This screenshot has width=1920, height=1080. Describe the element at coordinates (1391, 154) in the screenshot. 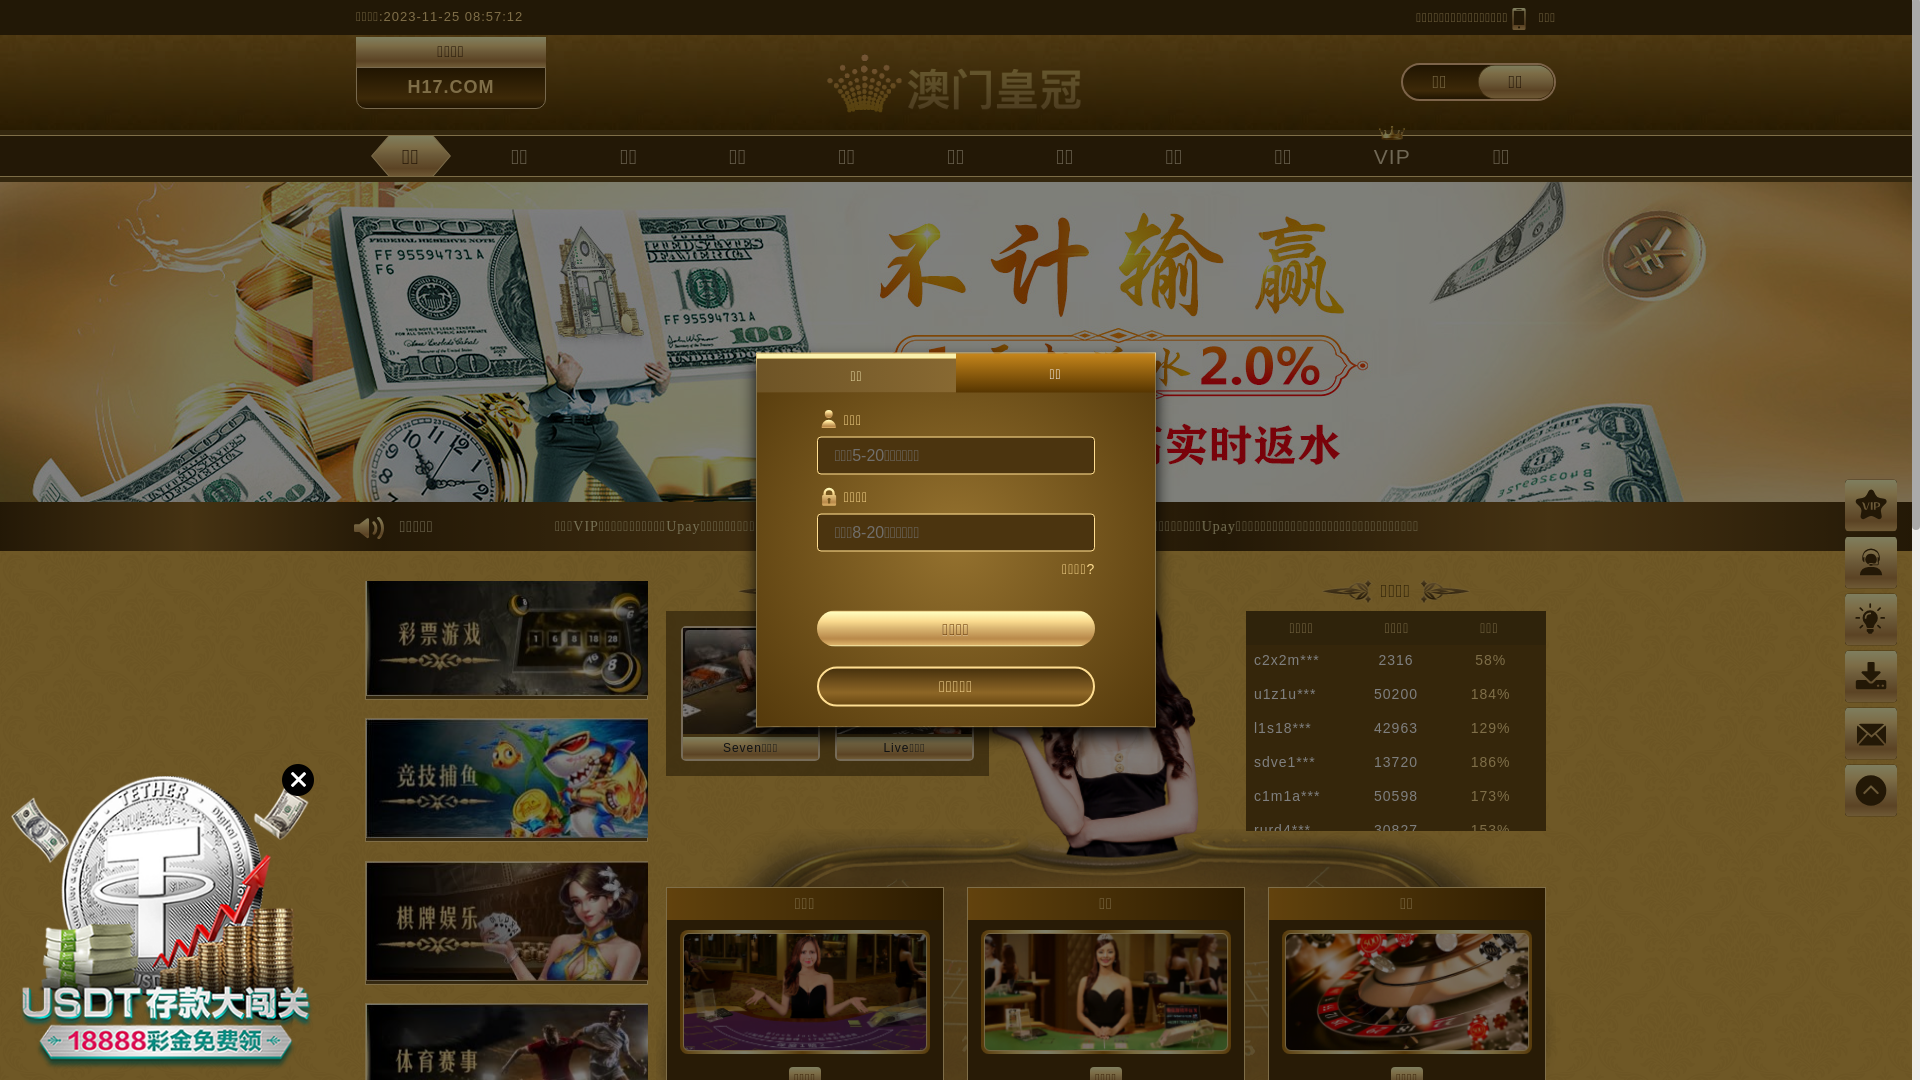

I see `'VIP'` at that location.